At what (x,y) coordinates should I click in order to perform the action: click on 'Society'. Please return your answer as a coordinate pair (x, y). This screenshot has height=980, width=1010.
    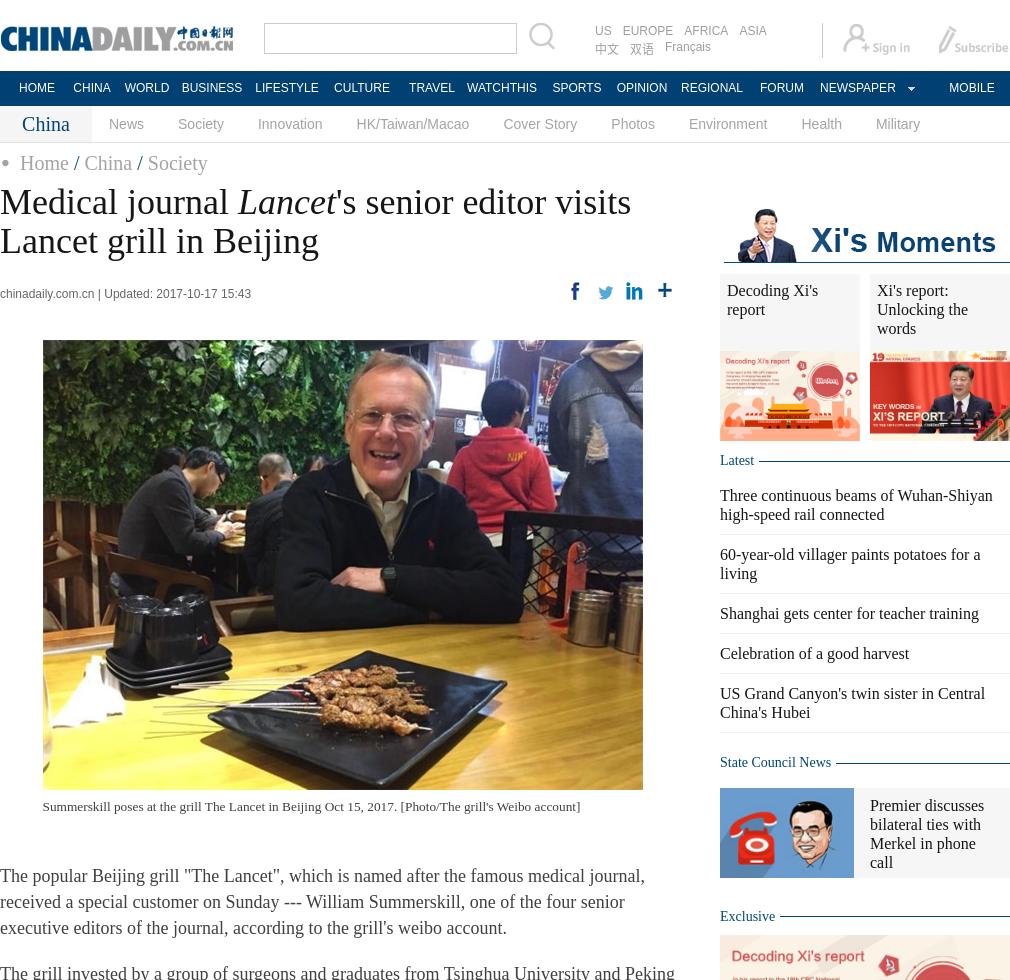
    Looking at the image, I should click on (175, 162).